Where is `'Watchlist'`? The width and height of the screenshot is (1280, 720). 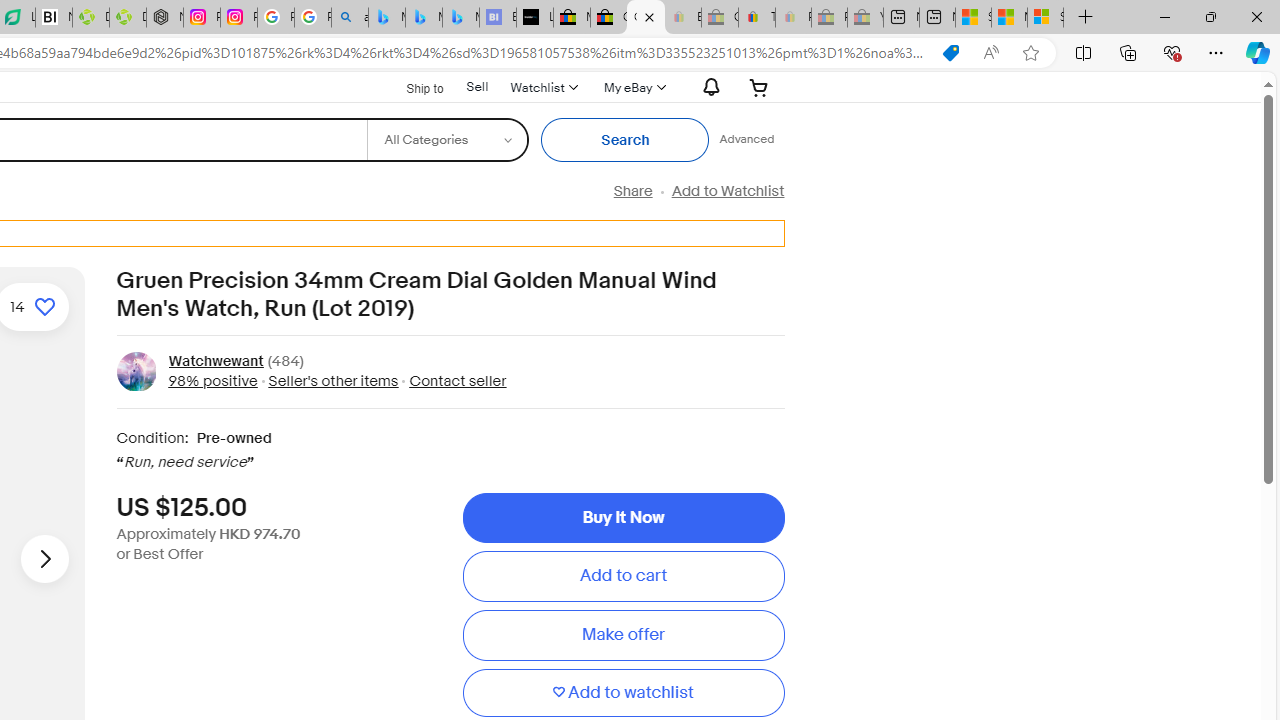
'Watchlist' is located at coordinates (543, 86).